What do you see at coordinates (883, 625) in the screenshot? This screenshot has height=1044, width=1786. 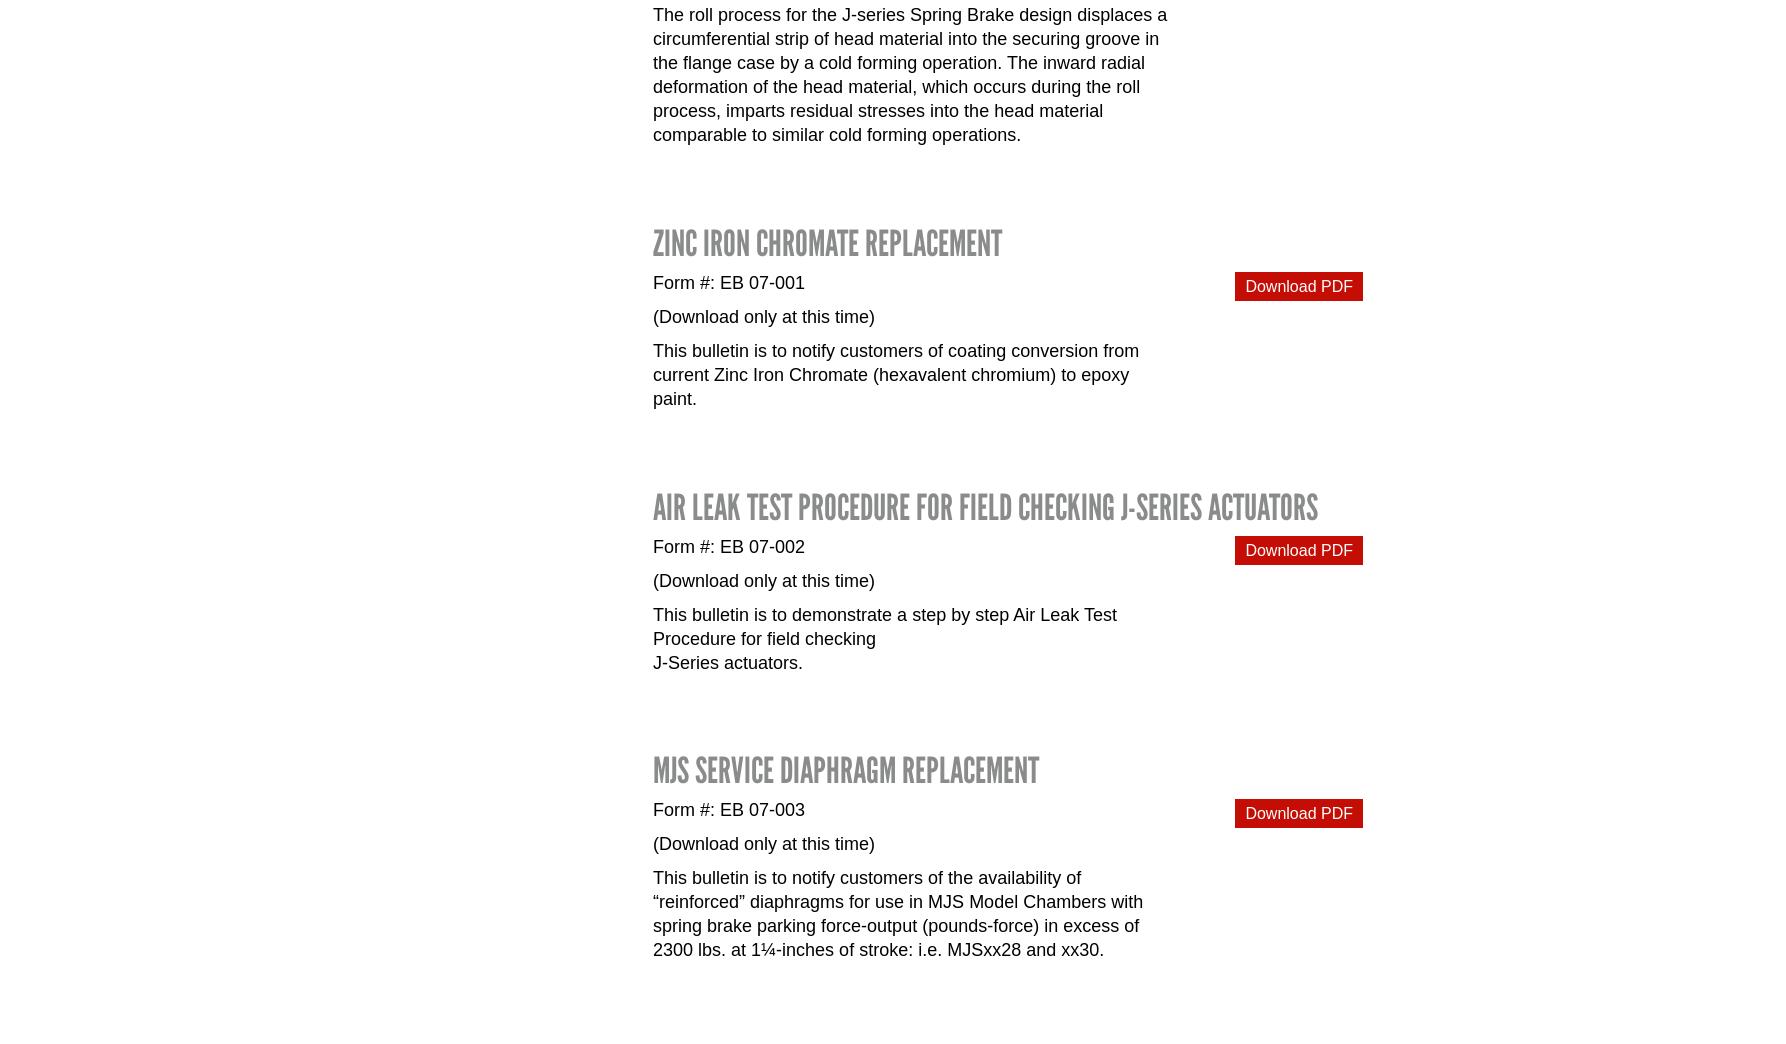 I see `'This bulletin is to demonstrate a step by step Air Leak Test Procedure for field checking'` at bounding box center [883, 625].